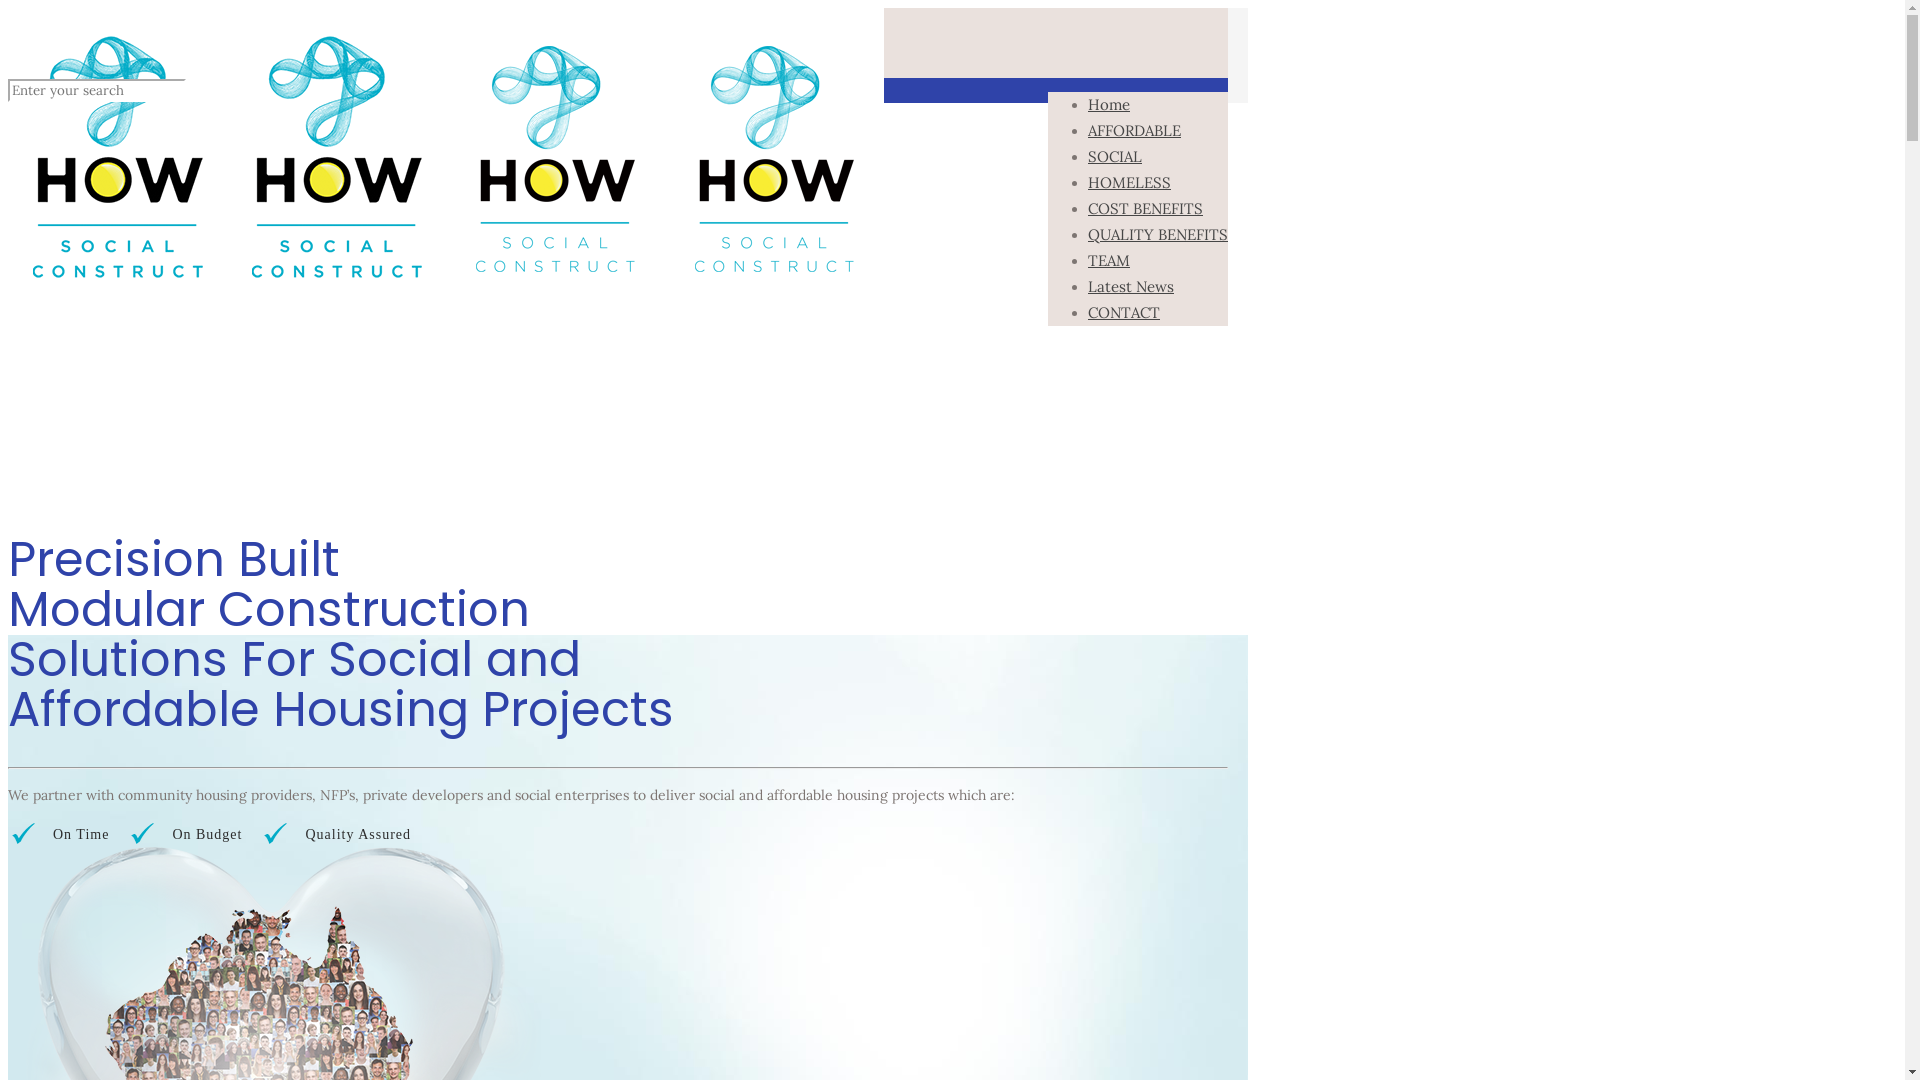 The image size is (1920, 1080). I want to click on 'QUALITY BENEFITS', so click(1087, 233).